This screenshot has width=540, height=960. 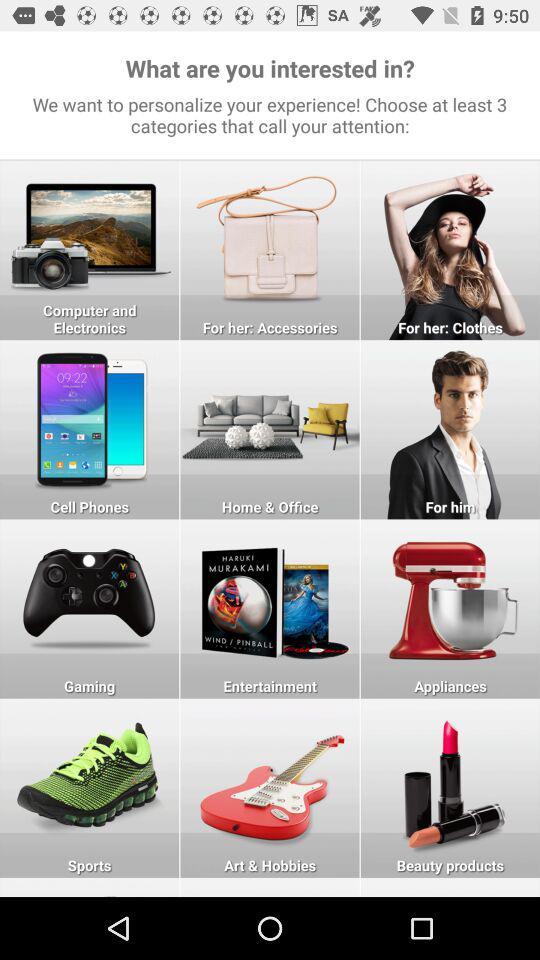 What do you see at coordinates (450, 788) in the screenshot?
I see `beauty products` at bounding box center [450, 788].